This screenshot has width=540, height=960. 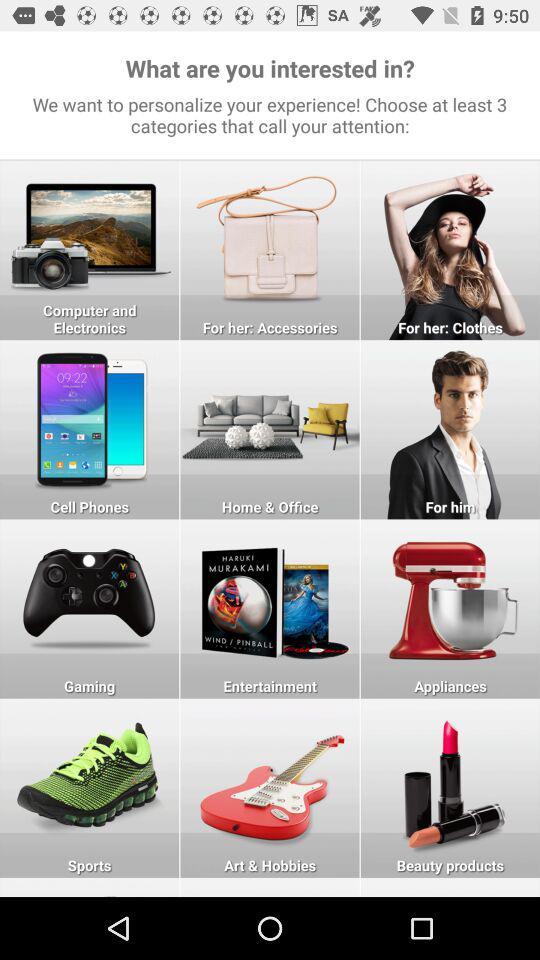 What do you see at coordinates (450, 788) in the screenshot?
I see `beauty products` at bounding box center [450, 788].